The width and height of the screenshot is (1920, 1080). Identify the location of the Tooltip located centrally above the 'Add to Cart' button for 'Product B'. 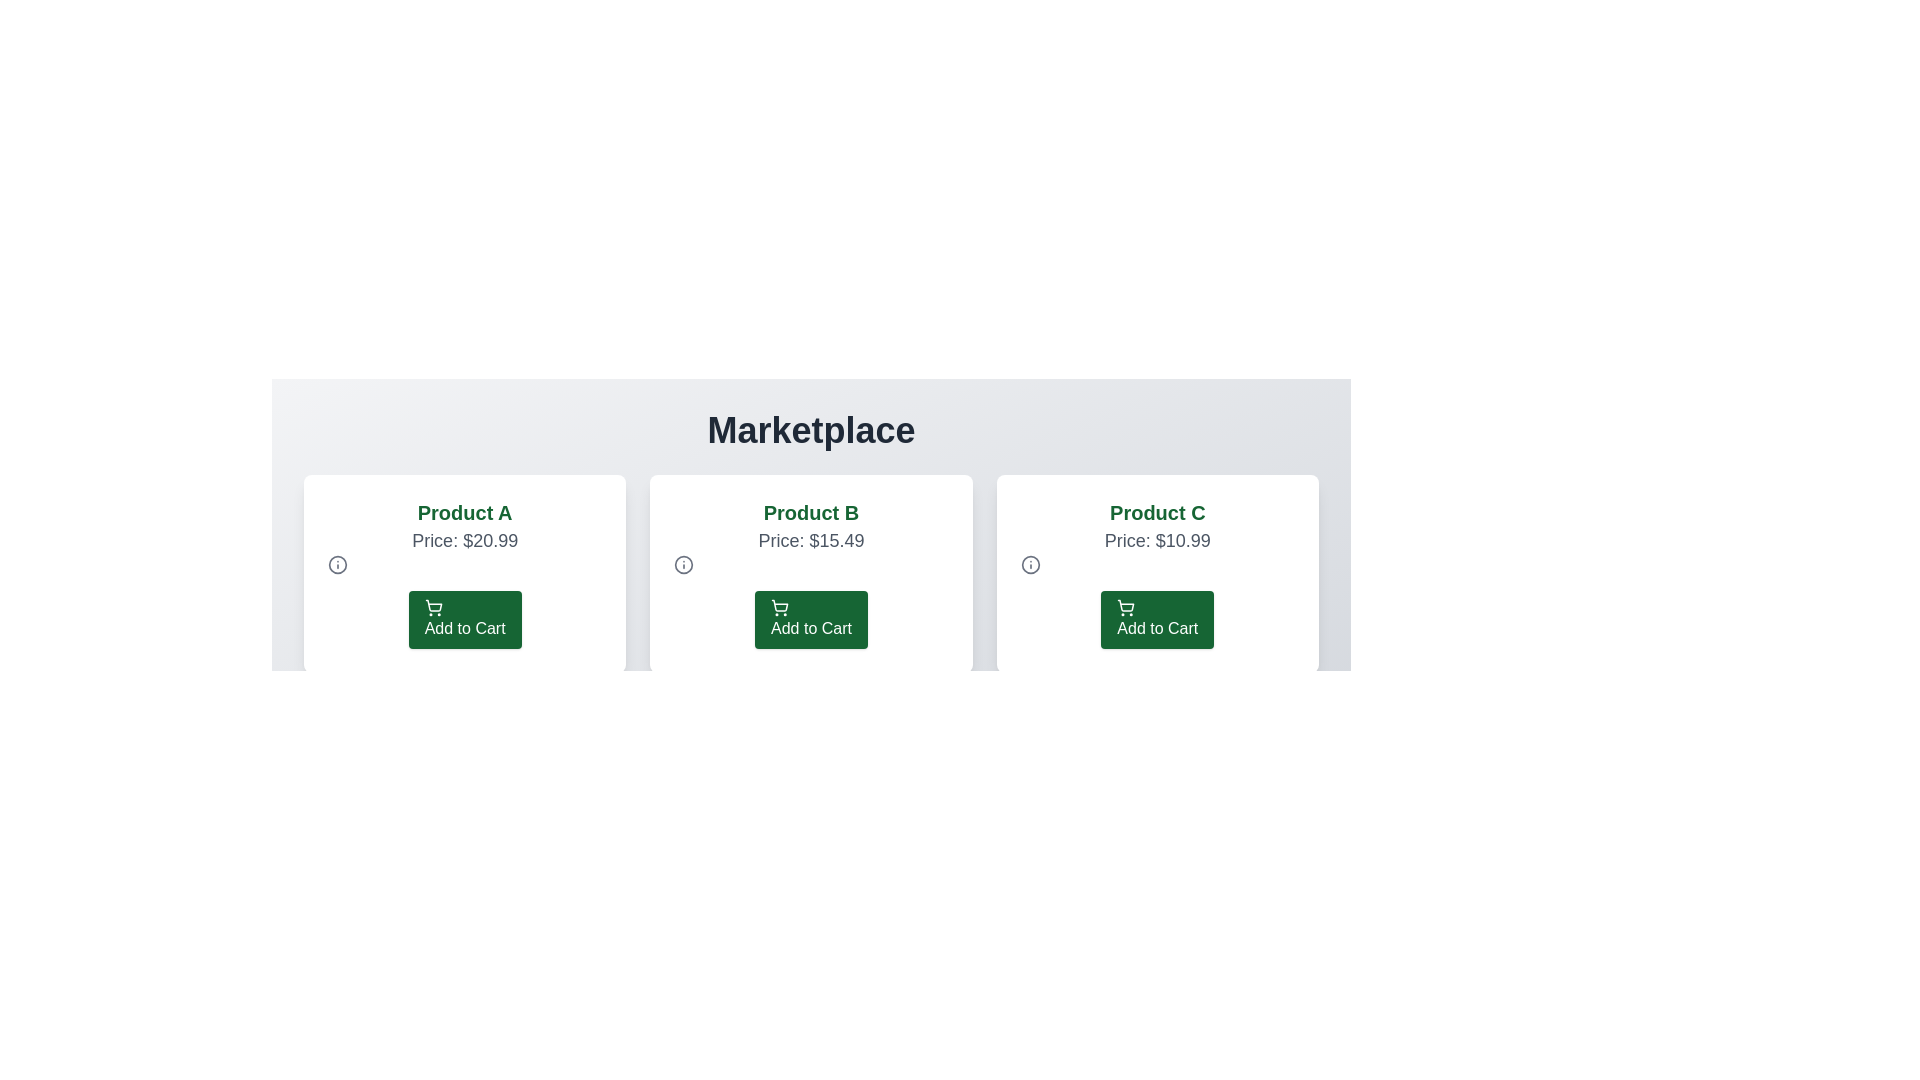
(811, 543).